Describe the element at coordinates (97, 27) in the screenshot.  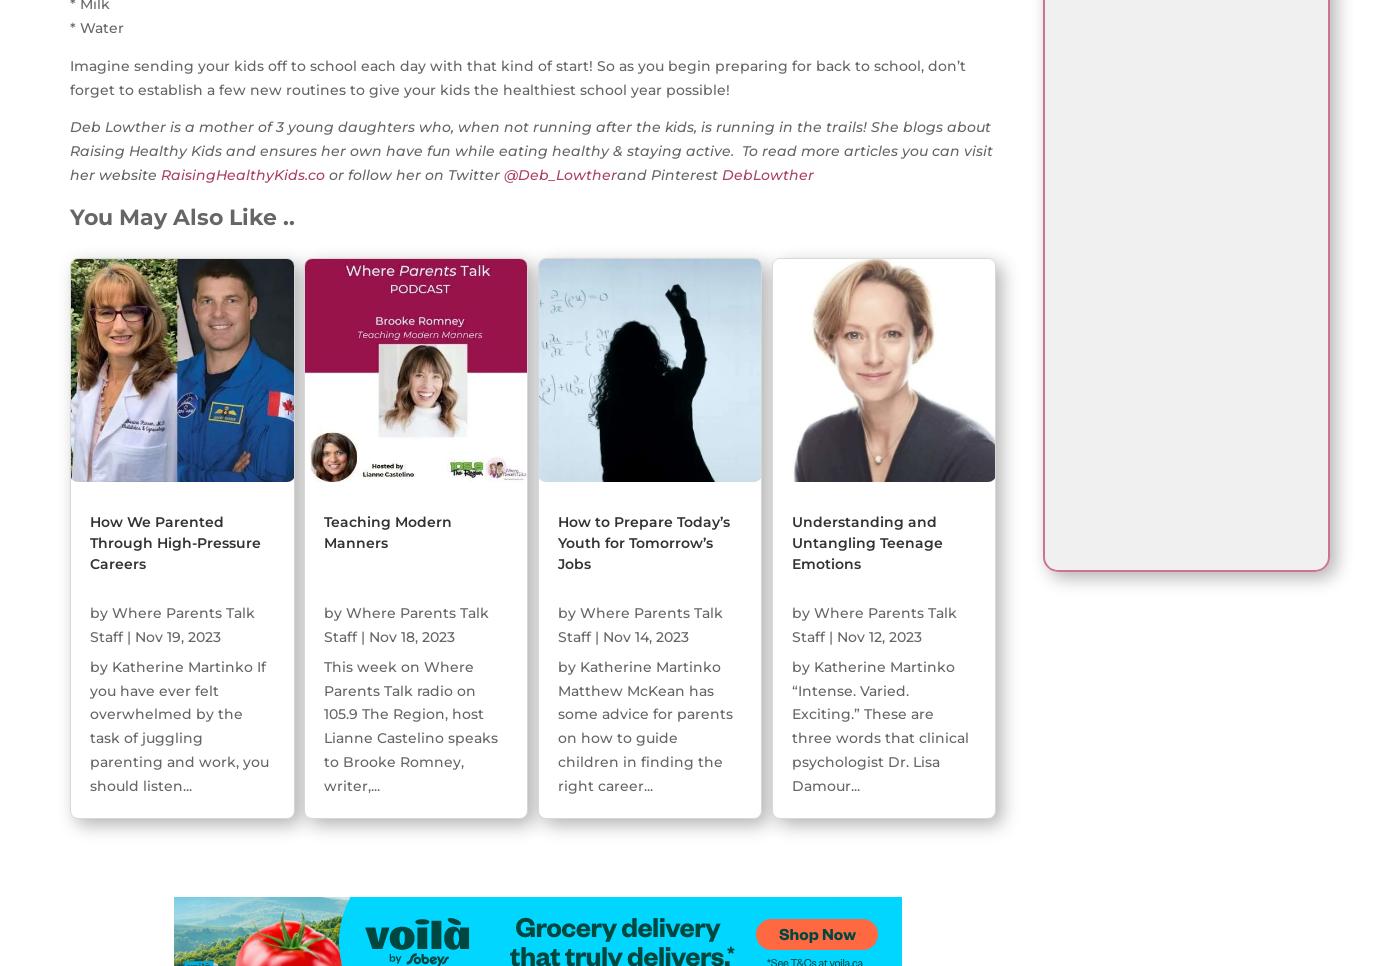
I see `'* Water'` at that location.